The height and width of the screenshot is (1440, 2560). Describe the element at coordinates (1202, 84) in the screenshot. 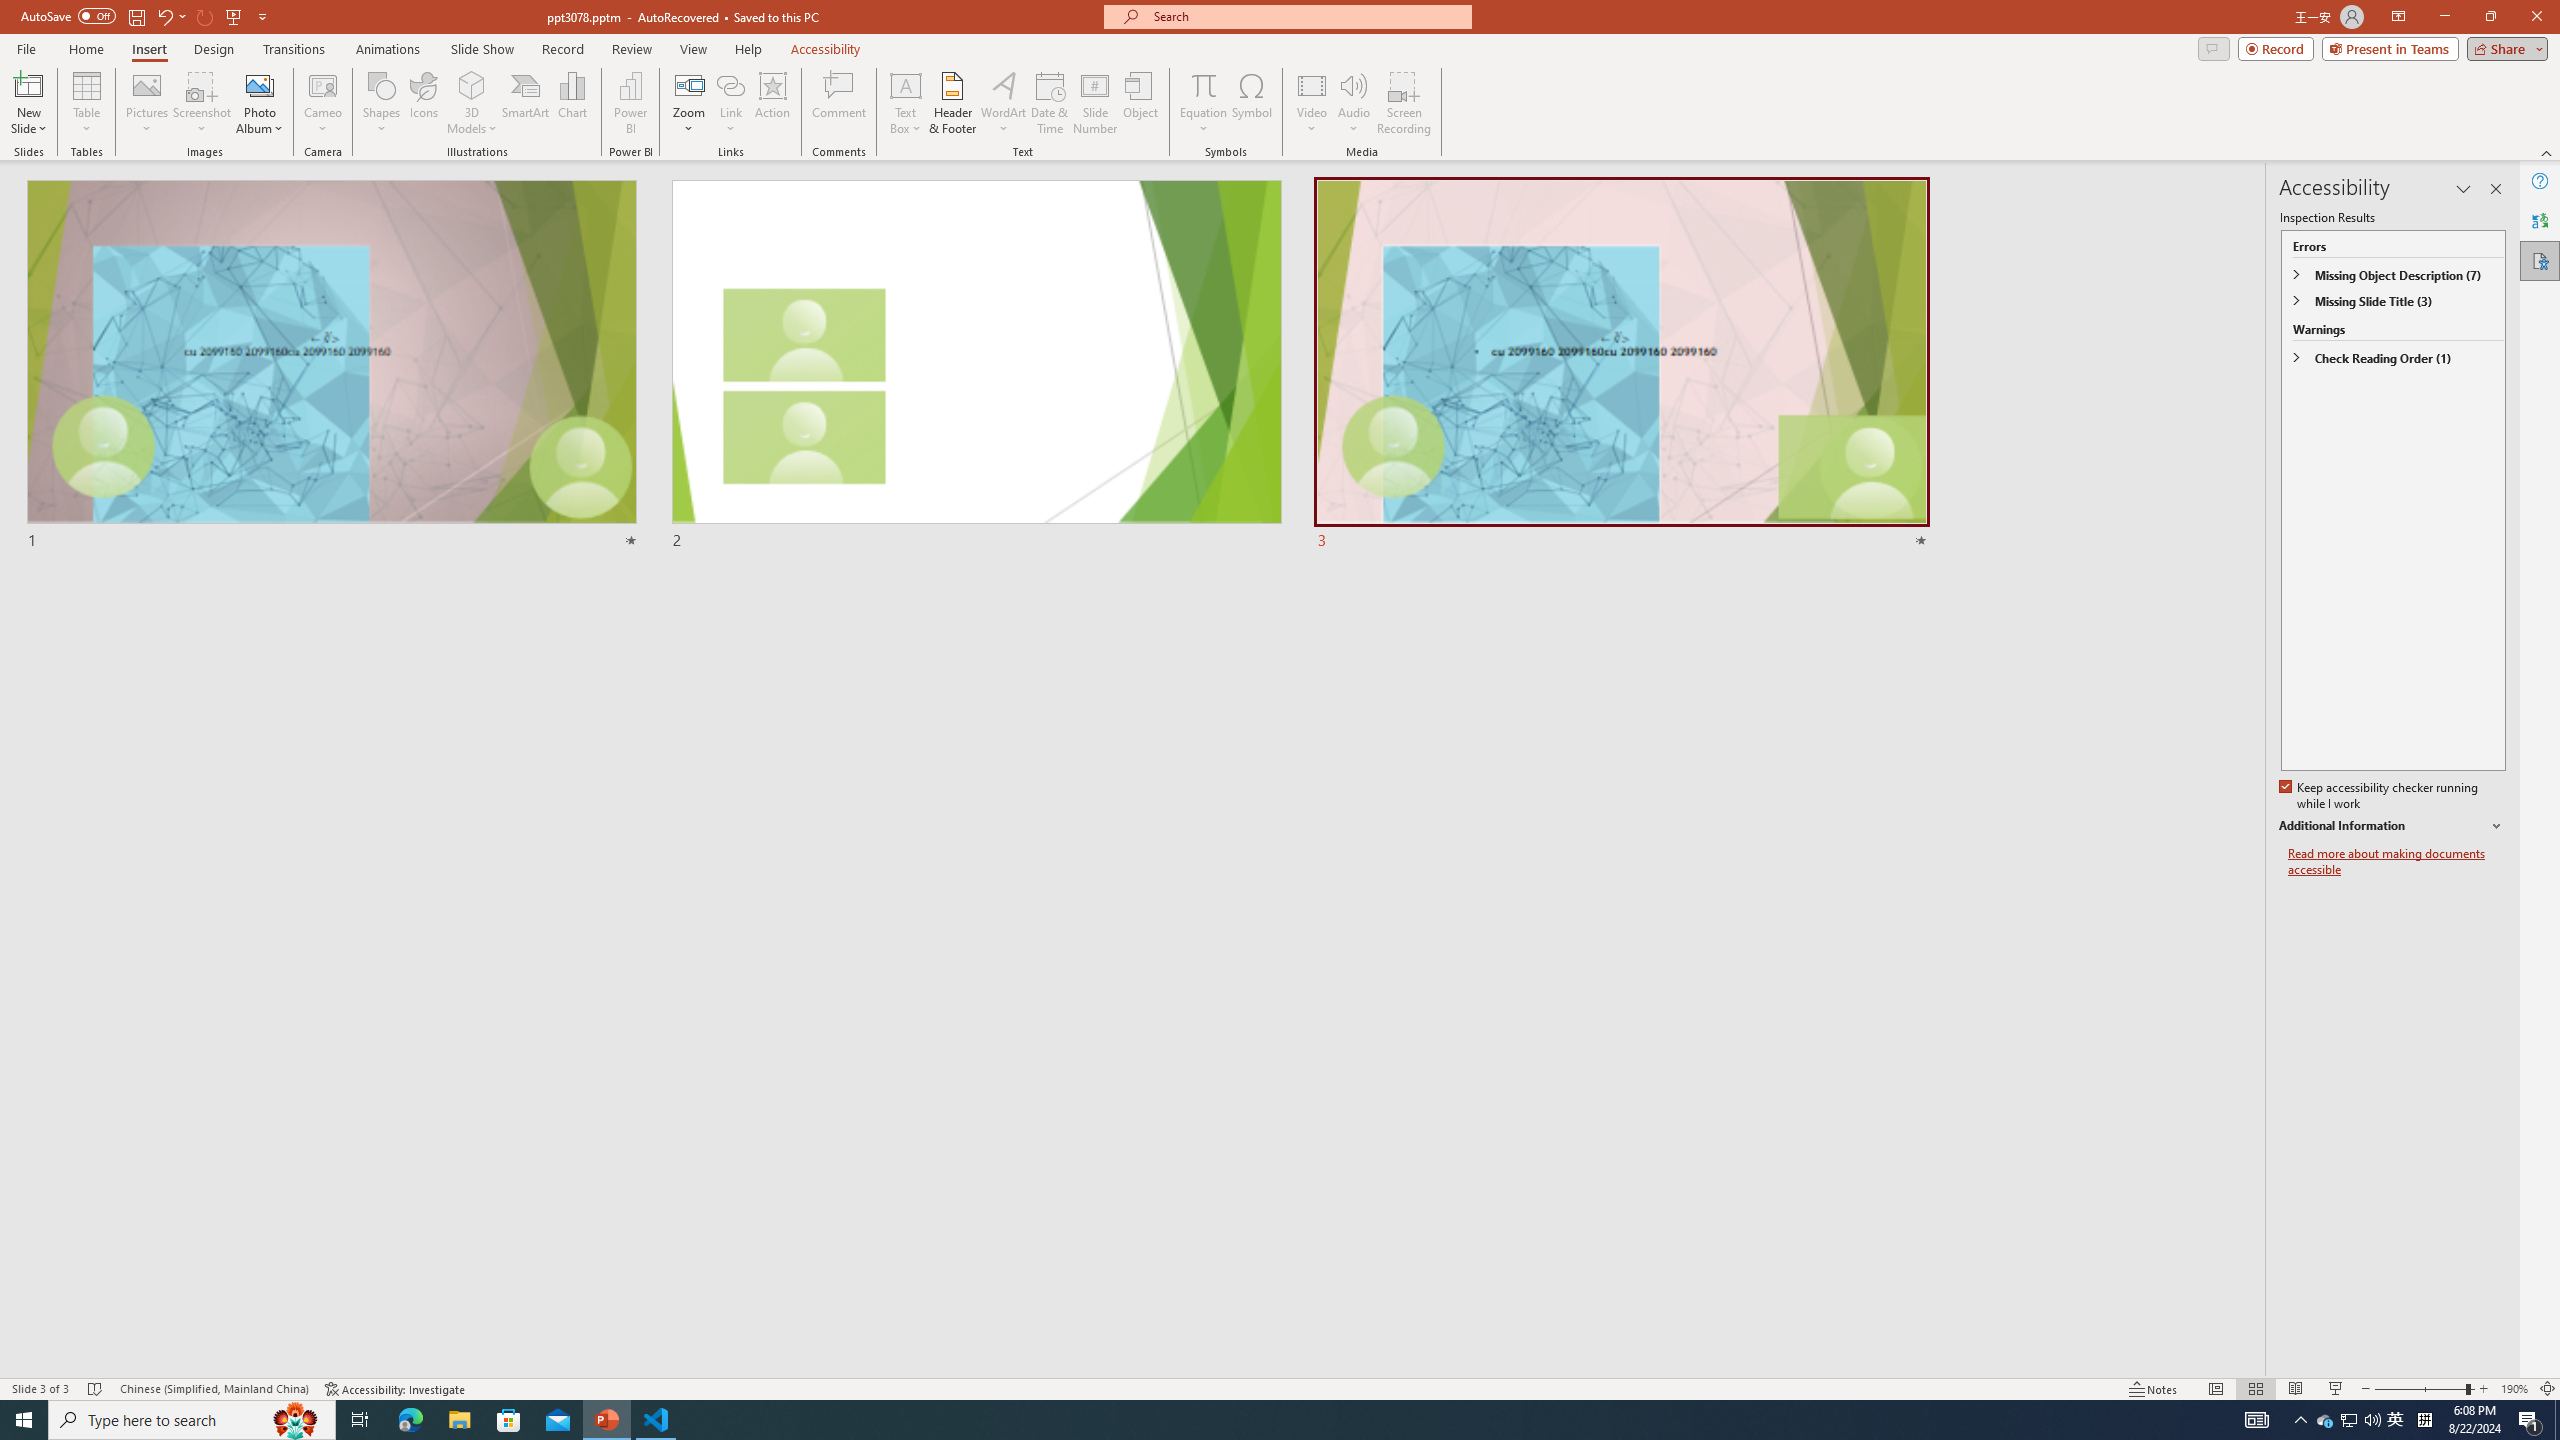

I see `'Equation'` at that location.